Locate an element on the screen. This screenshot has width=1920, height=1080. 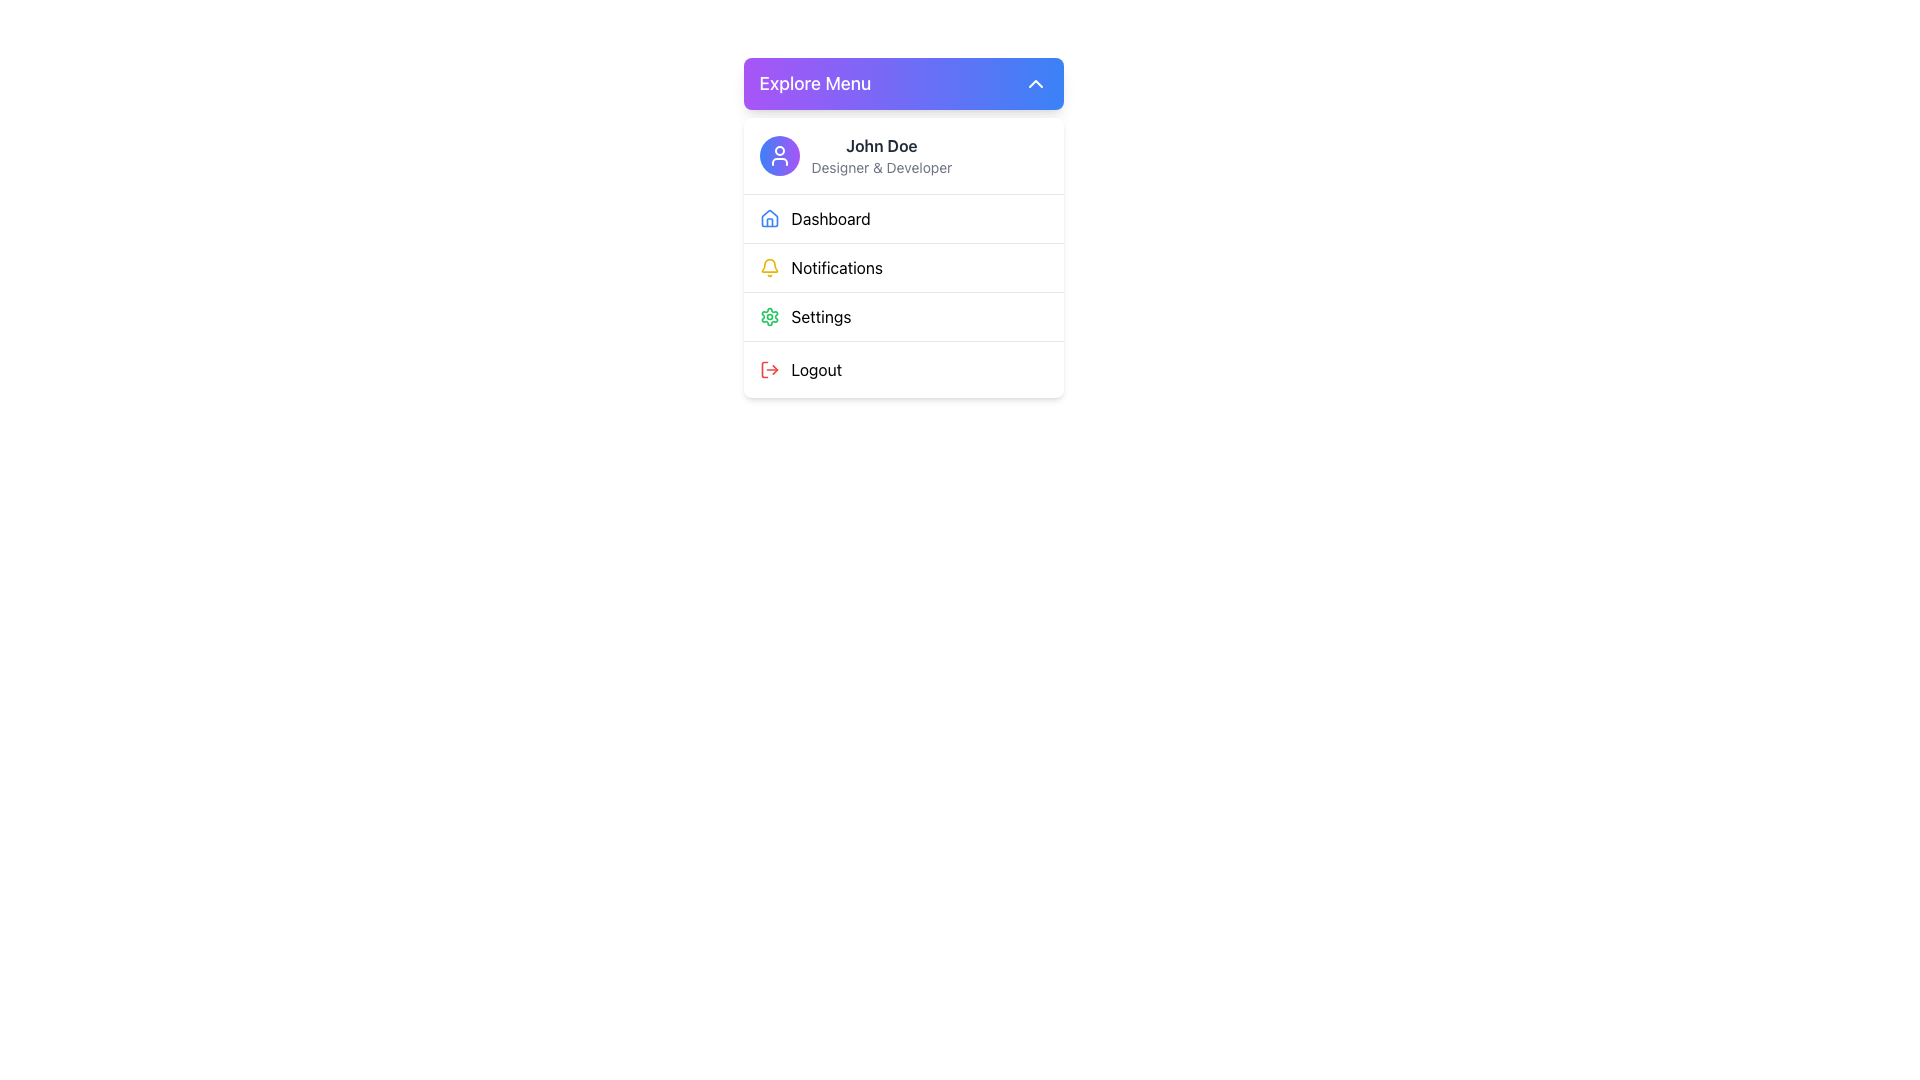
an option in the navigation dropdown menu located under the 'Explore Menu' button, which contains user information and menu options is located at coordinates (902, 257).